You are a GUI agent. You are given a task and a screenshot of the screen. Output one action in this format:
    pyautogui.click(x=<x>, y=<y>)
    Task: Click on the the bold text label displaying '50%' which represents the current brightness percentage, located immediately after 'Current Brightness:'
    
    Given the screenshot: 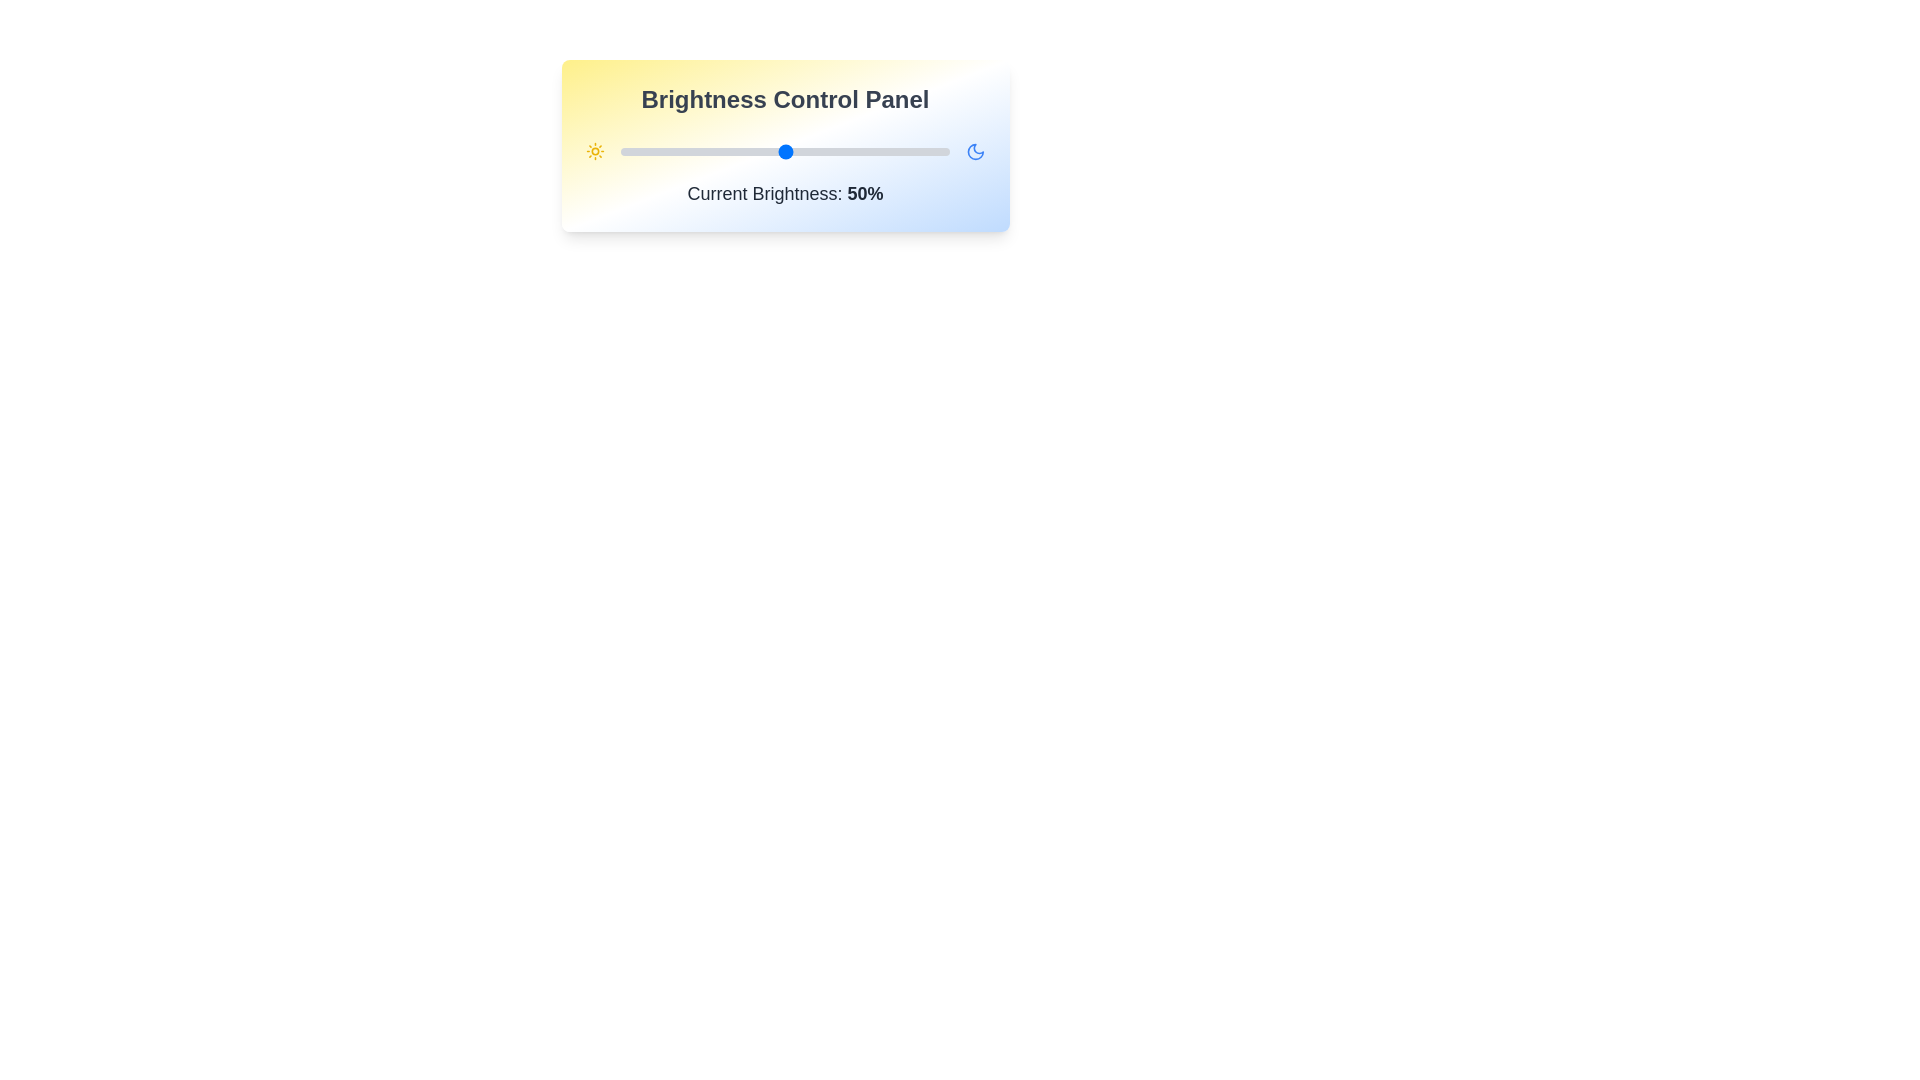 What is the action you would take?
    pyautogui.click(x=865, y=193)
    